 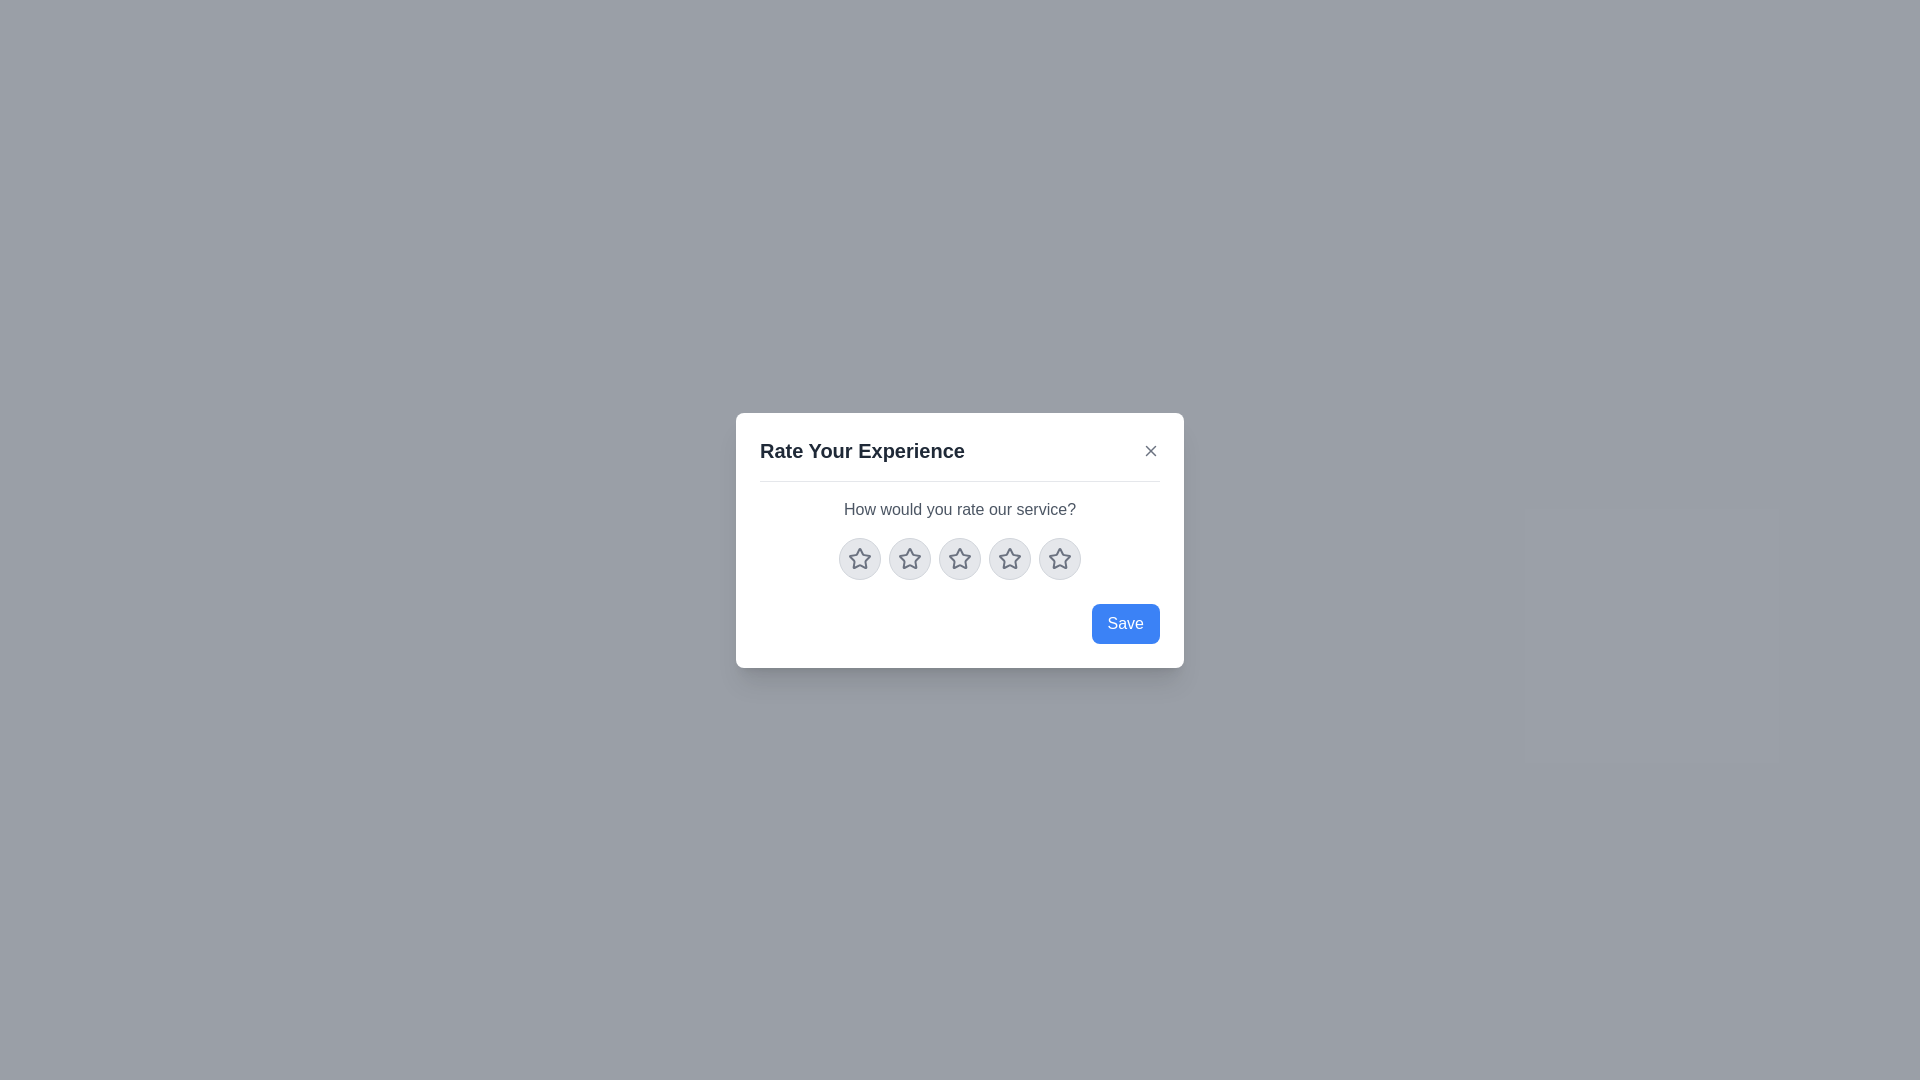 What do you see at coordinates (1151, 450) in the screenshot?
I see `the 'X' button to close the dialog` at bounding box center [1151, 450].